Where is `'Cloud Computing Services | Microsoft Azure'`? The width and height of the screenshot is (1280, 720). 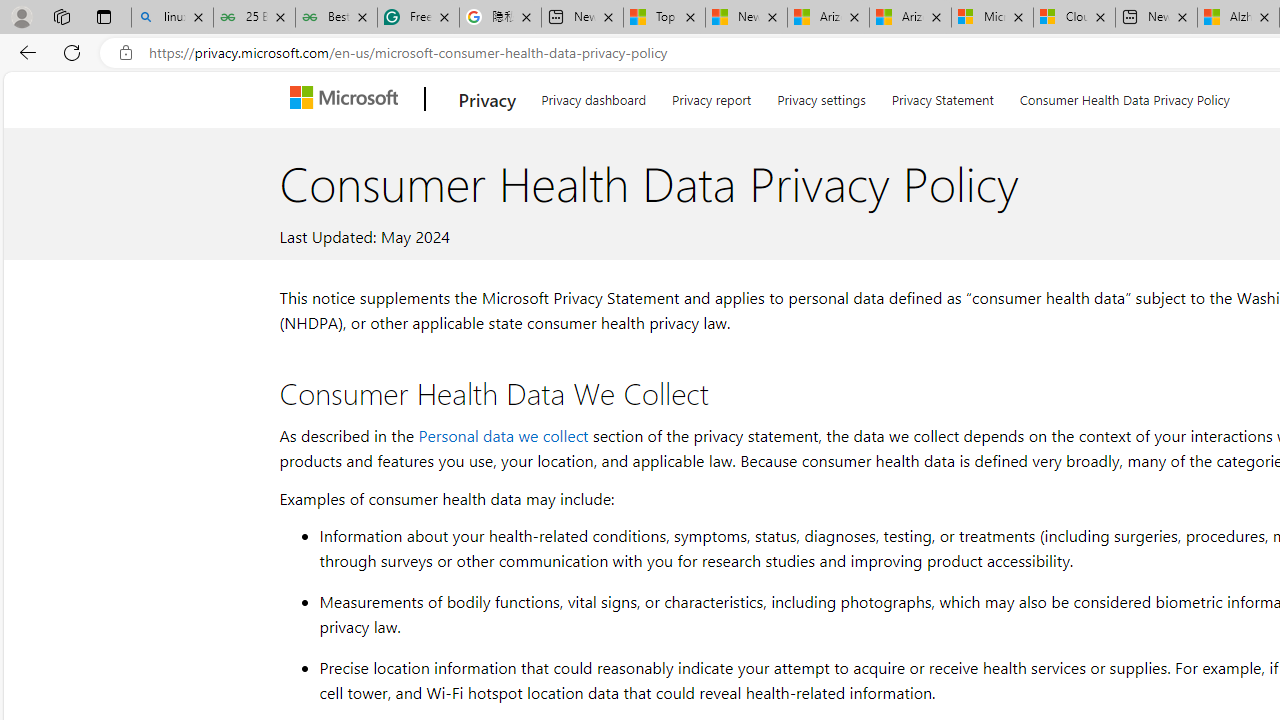
'Cloud Computing Services | Microsoft Azure' is located at coordinates (1073, 17).